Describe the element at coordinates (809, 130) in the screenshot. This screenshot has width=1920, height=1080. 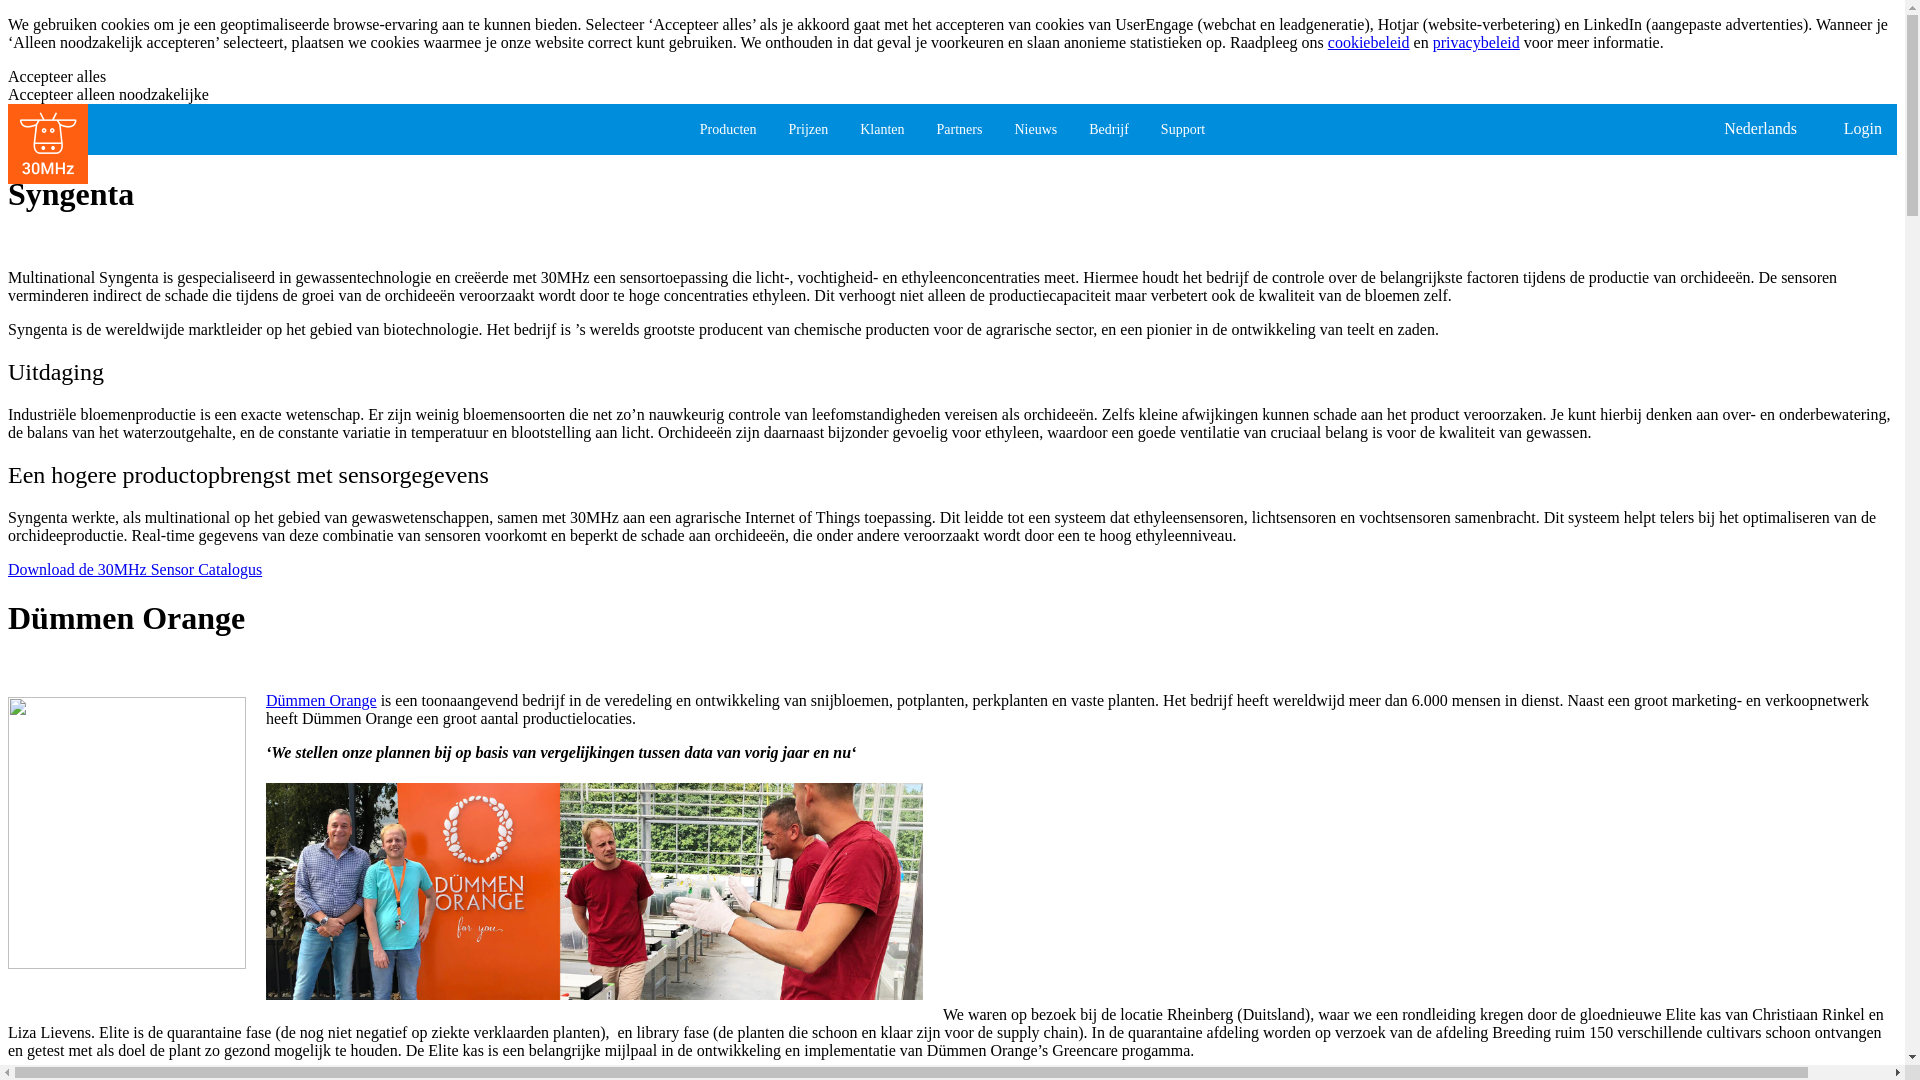
I see `'Prijzen'` at that location.